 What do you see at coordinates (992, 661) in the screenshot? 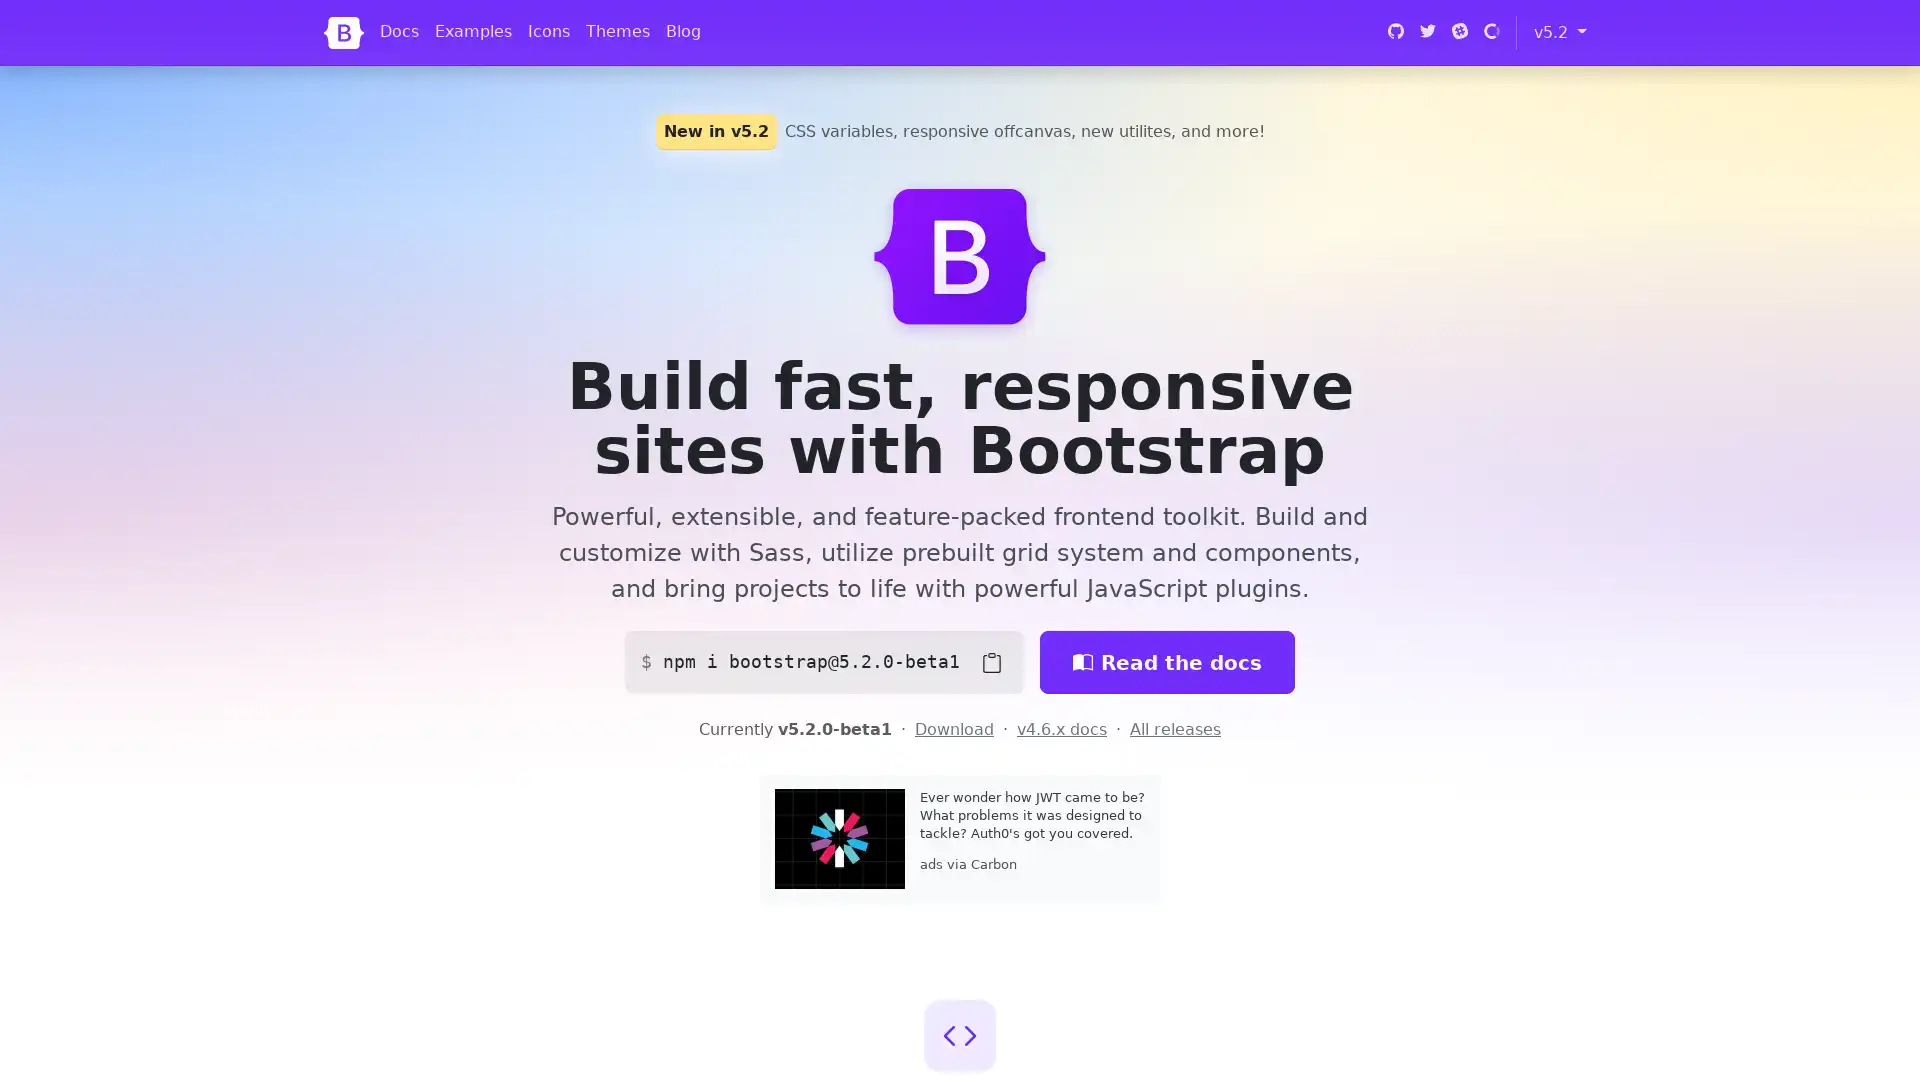
I see `Copy` at bounding box center [992, 661].